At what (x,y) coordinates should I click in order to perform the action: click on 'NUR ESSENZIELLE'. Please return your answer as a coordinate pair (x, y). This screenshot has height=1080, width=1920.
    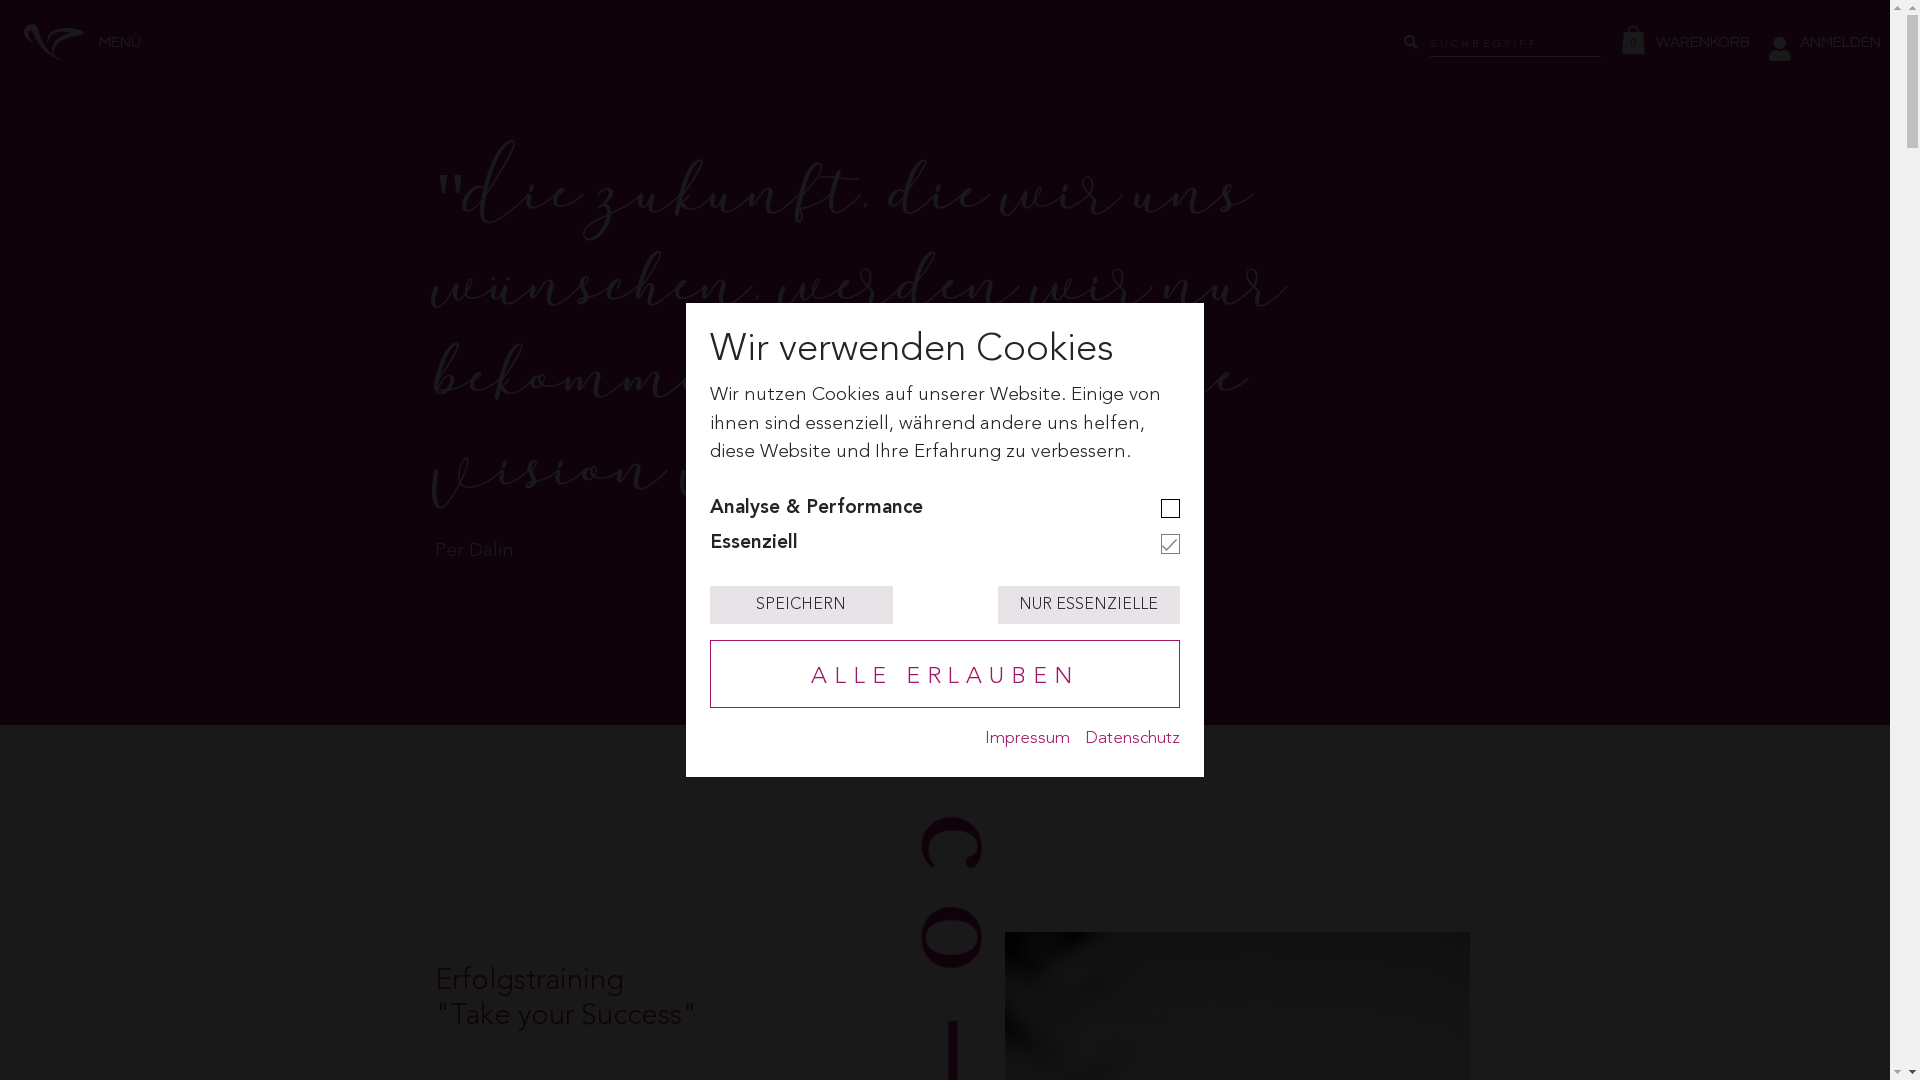
    Looking at the image, I should click on (1088, 604).